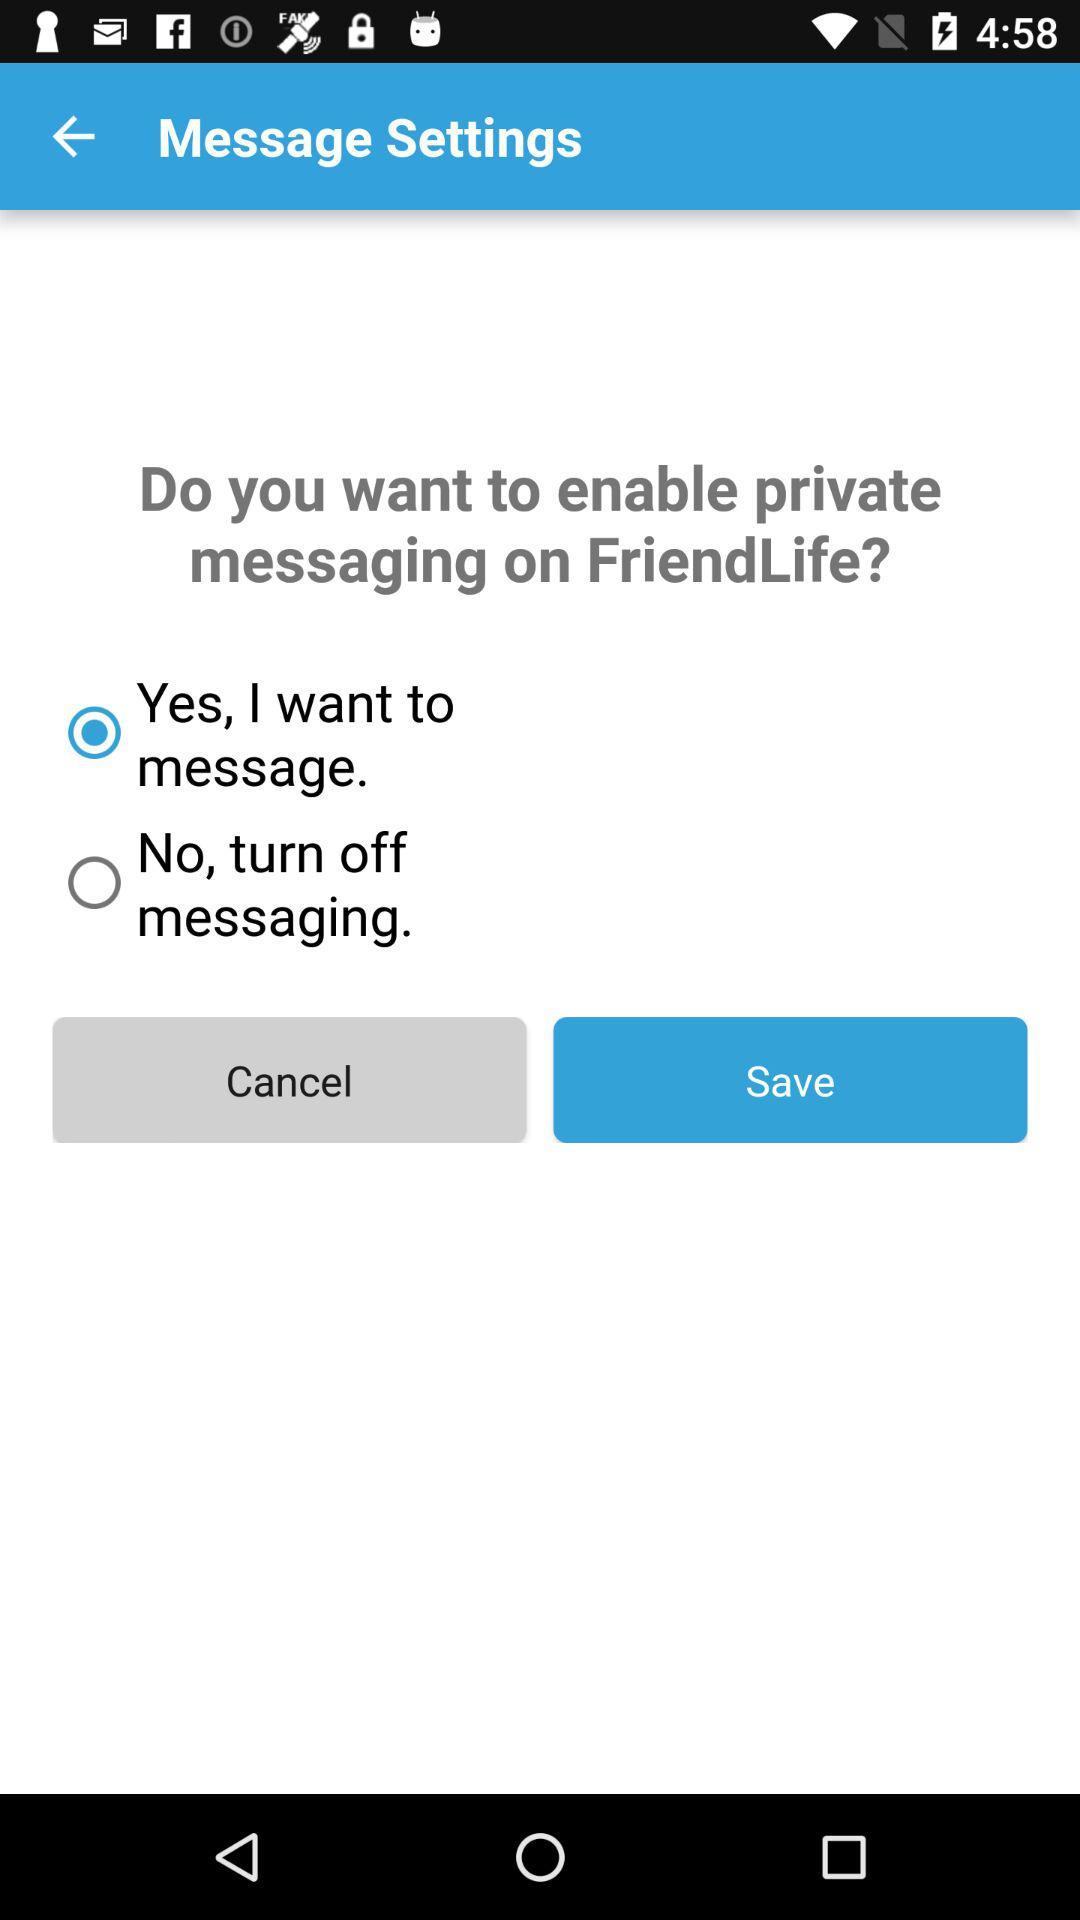 Image resolution: width=1080 pixels, height=1920 pixels. Describe the element at coordinates (72, 135) in the screenshot. I see `the icon to the left of the message settings app` at that location.